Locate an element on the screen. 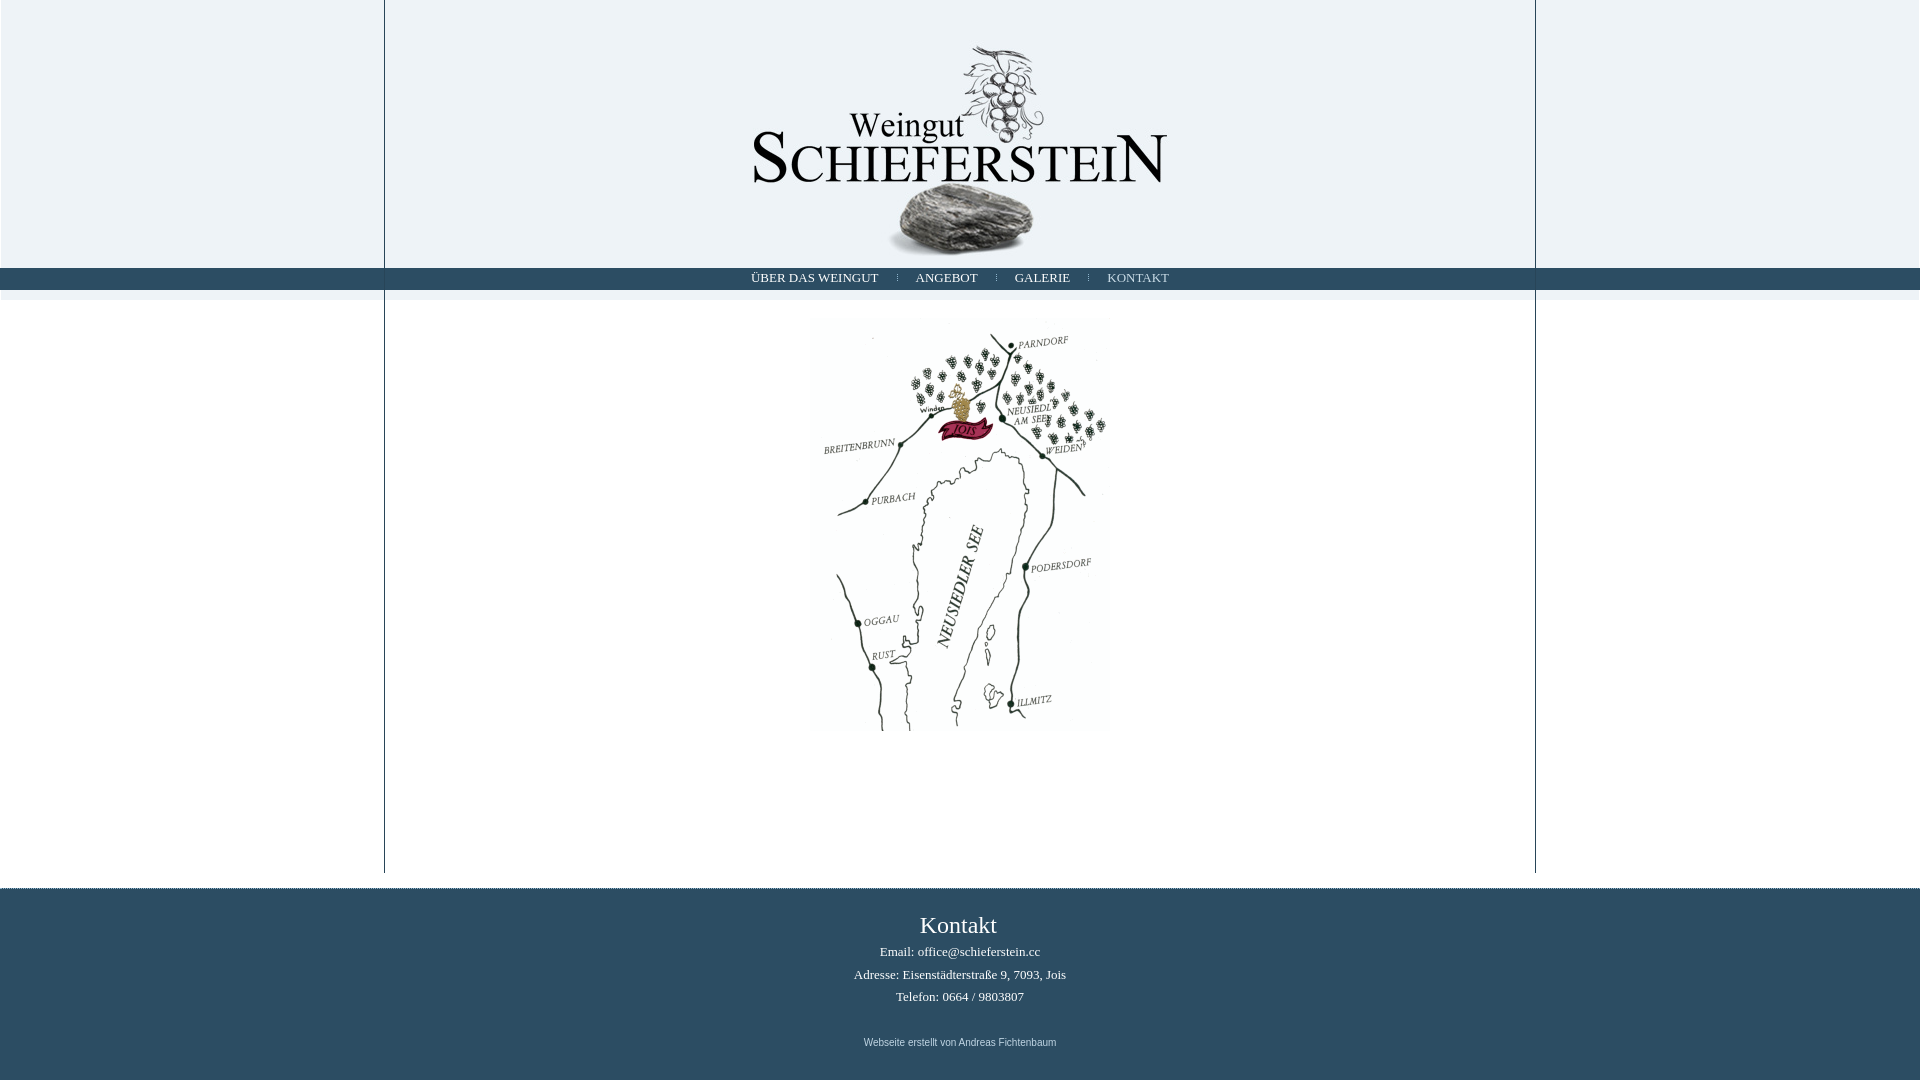  'ANGEBOT' is located at coordinates (945, 277).